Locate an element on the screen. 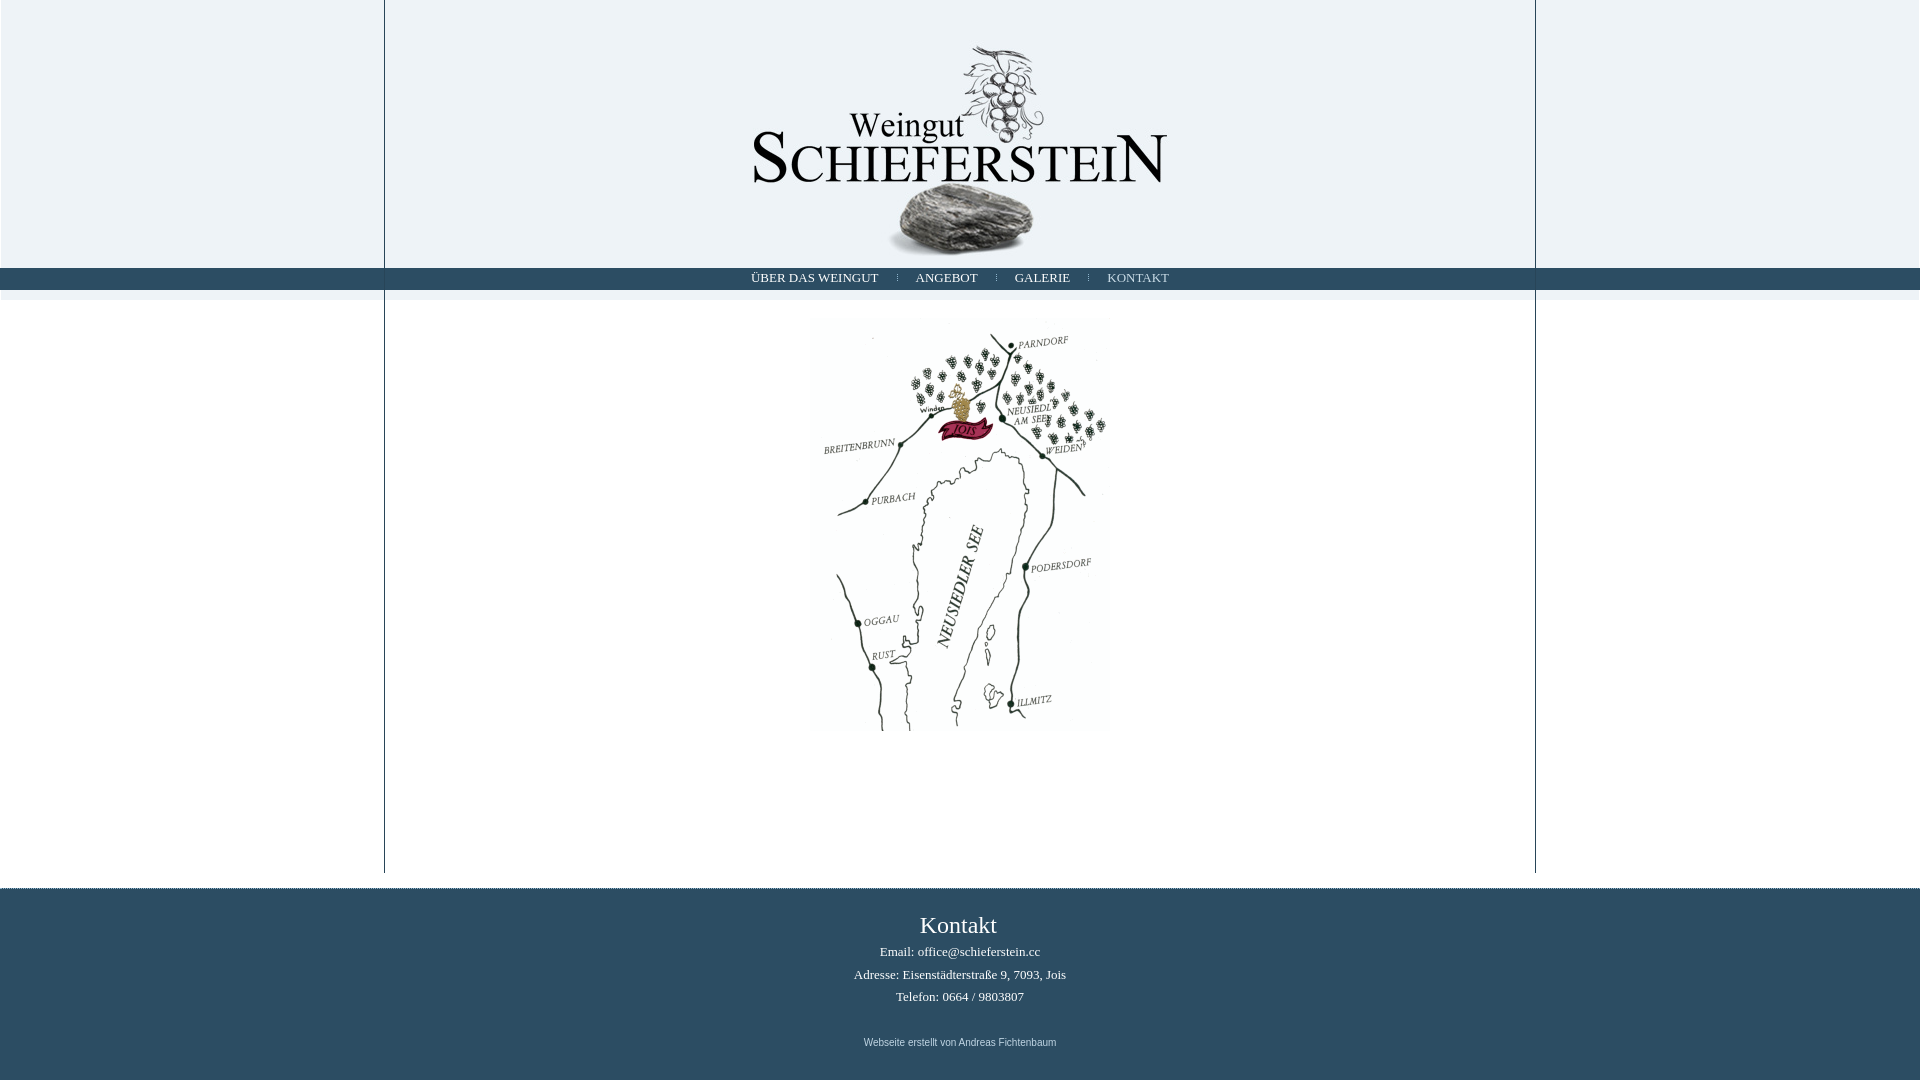  'ANGEBOT' is located at coordinates (945, 277).